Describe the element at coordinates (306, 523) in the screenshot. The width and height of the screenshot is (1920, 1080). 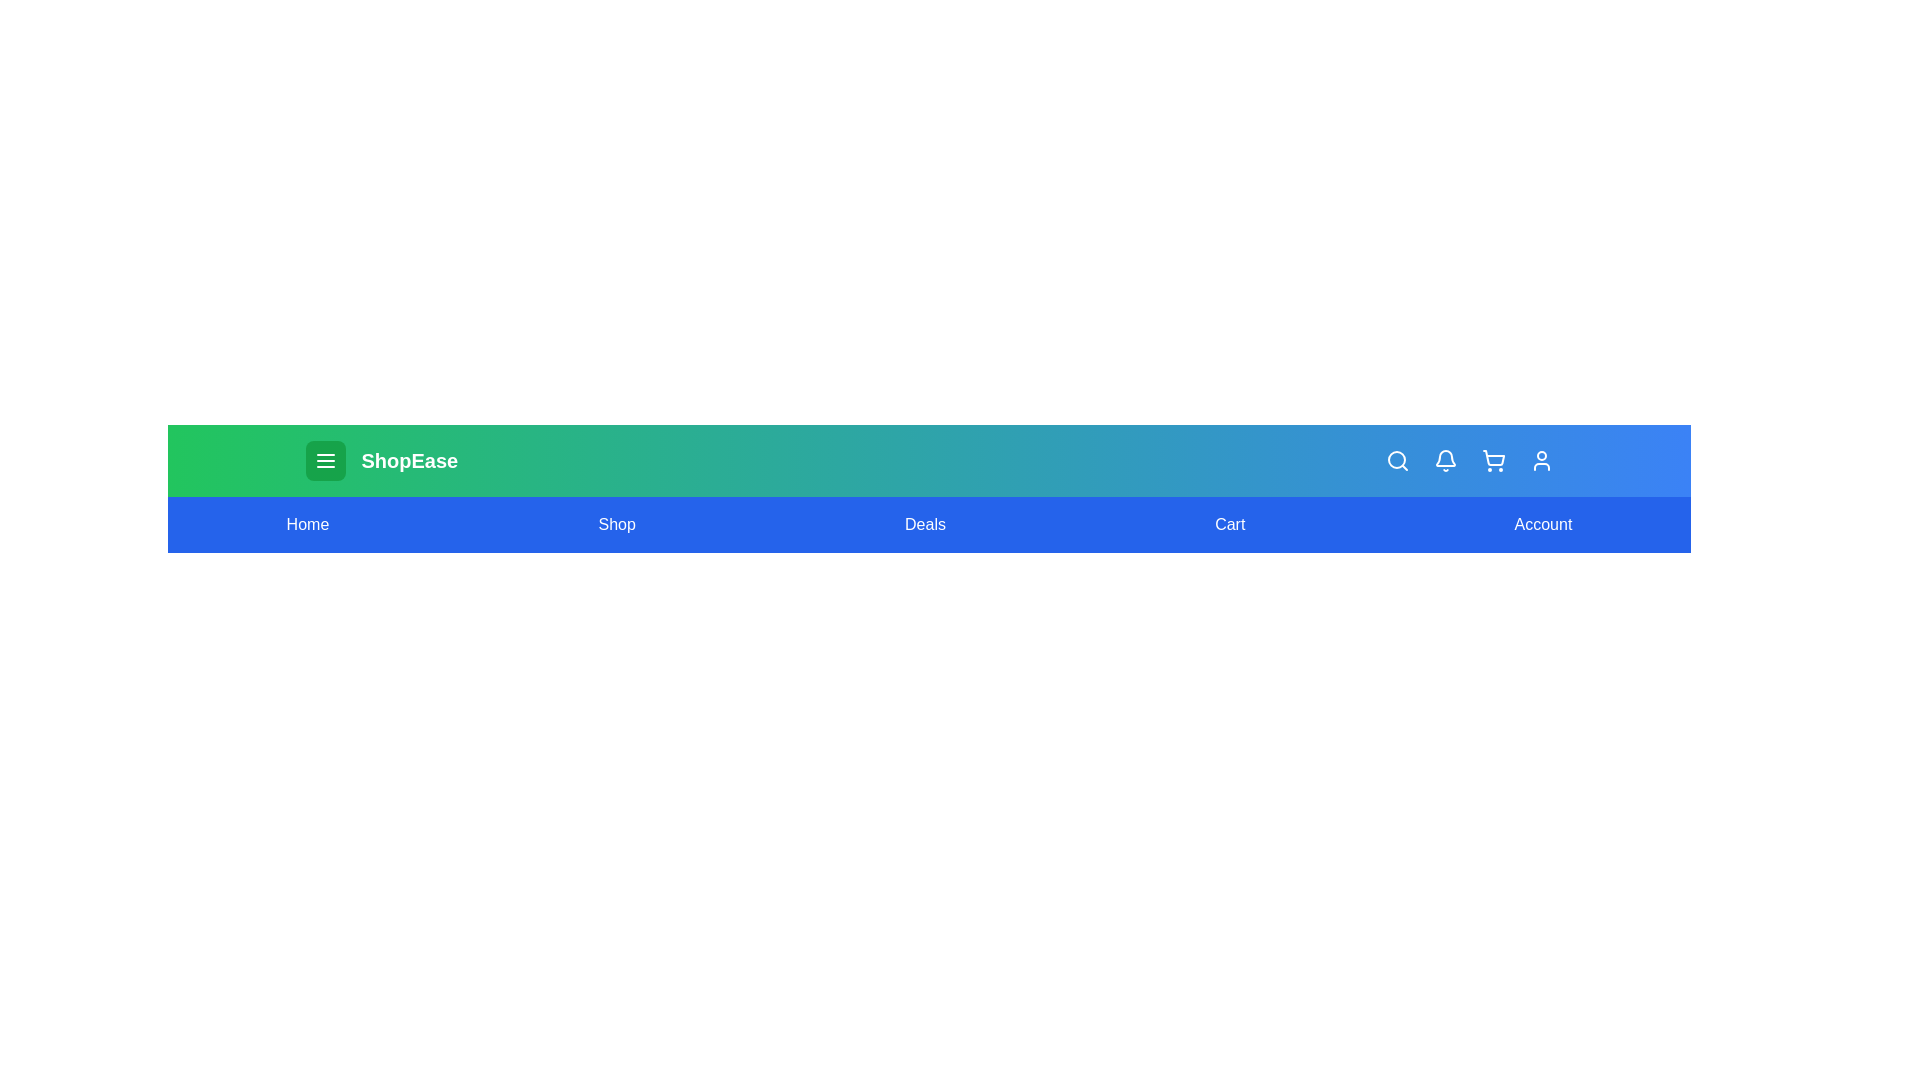
I see `the Home navigation link to navigate to the corresponding section` at that location.